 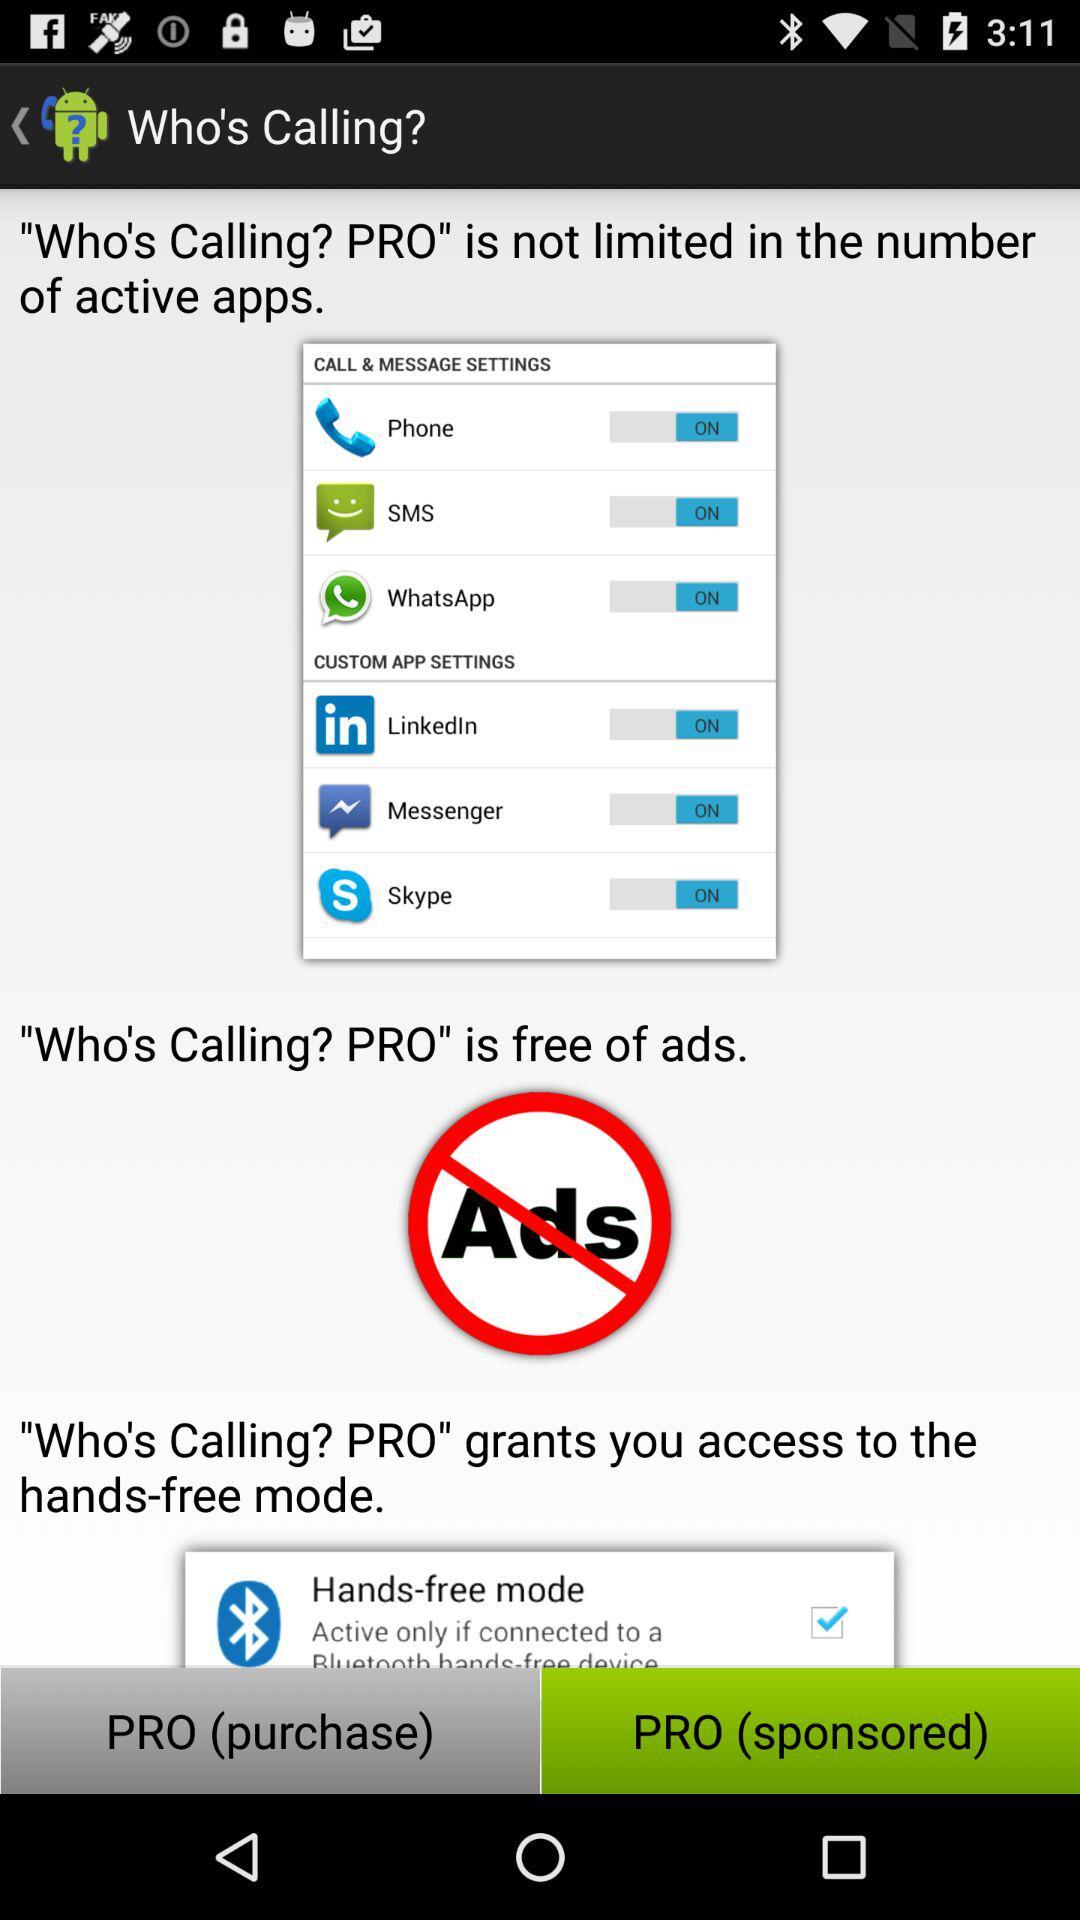 What do you see at coordinates (810, 1730) in the screenshot?
I see `the pro (sponsored) at the bottom right corner` at bounding box center [810, 1730].